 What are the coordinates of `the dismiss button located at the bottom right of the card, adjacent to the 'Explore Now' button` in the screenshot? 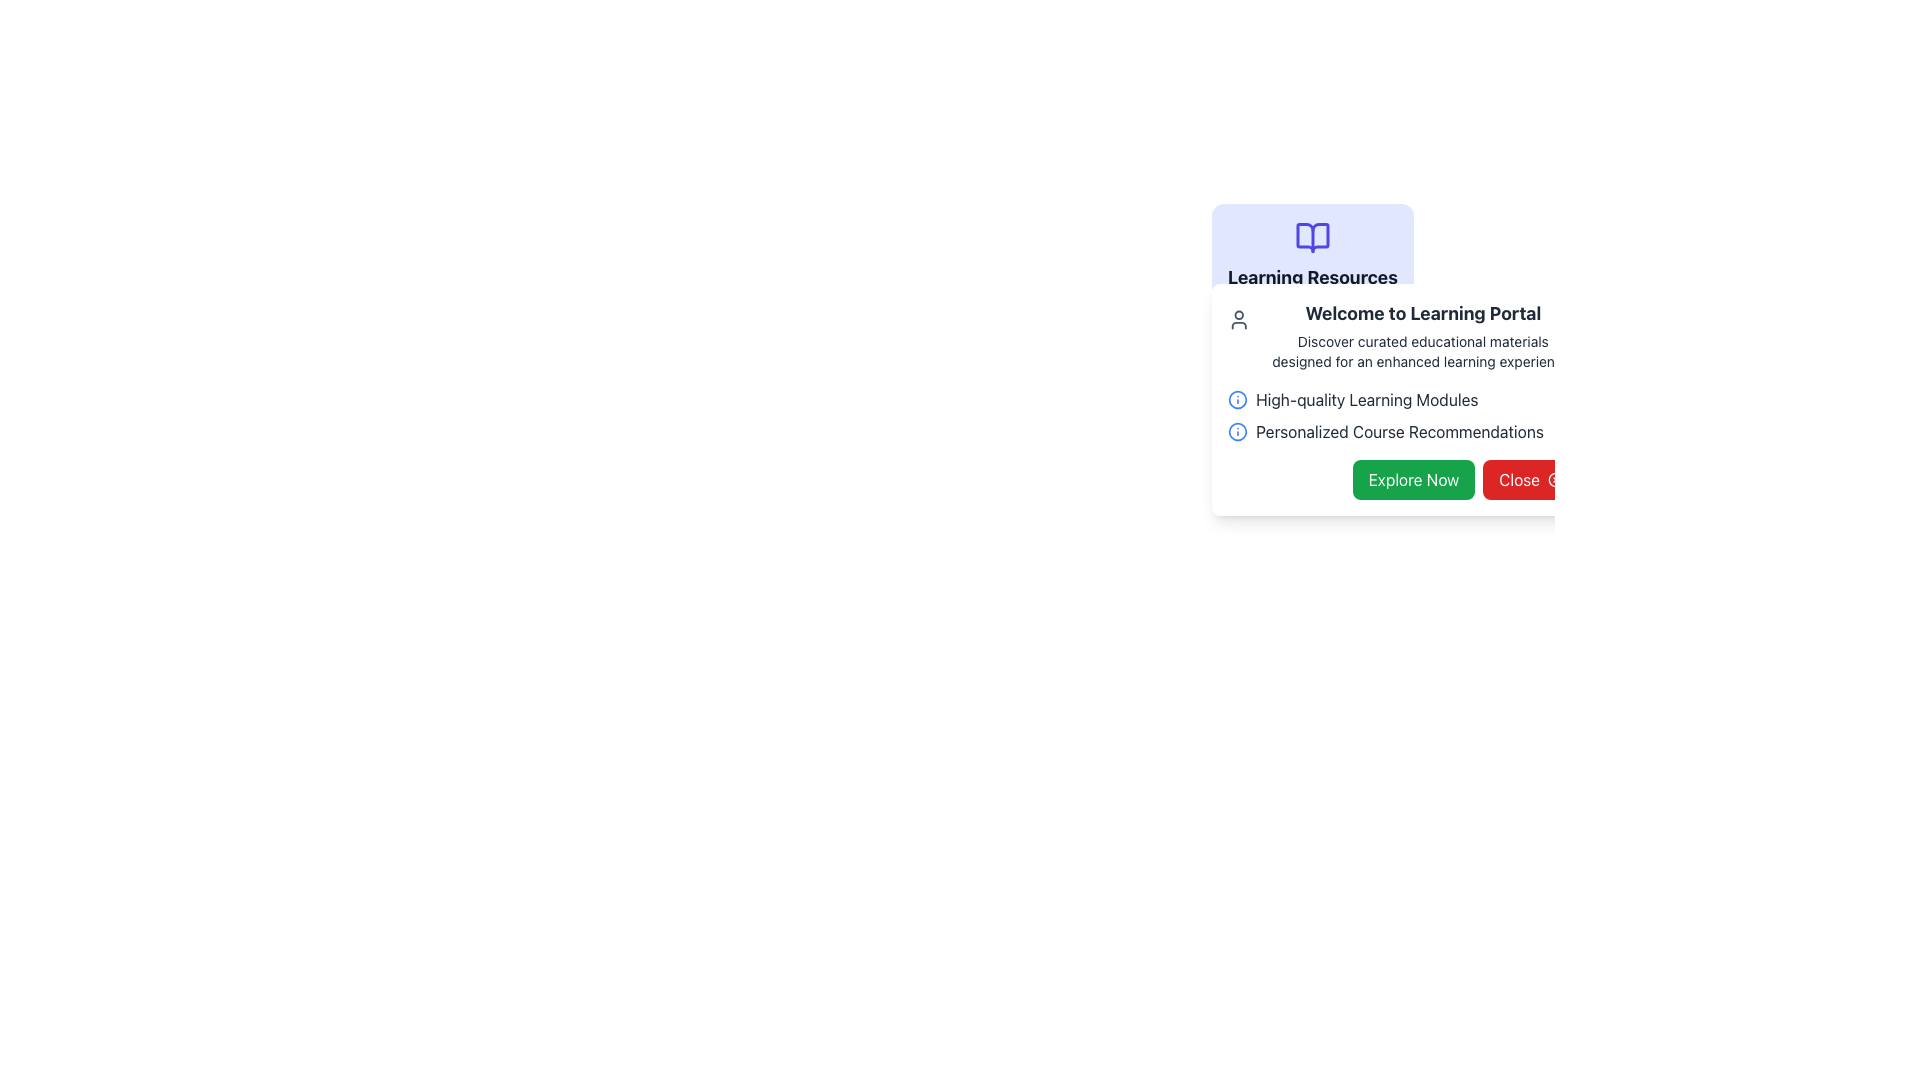 It's located at (1530, 479).